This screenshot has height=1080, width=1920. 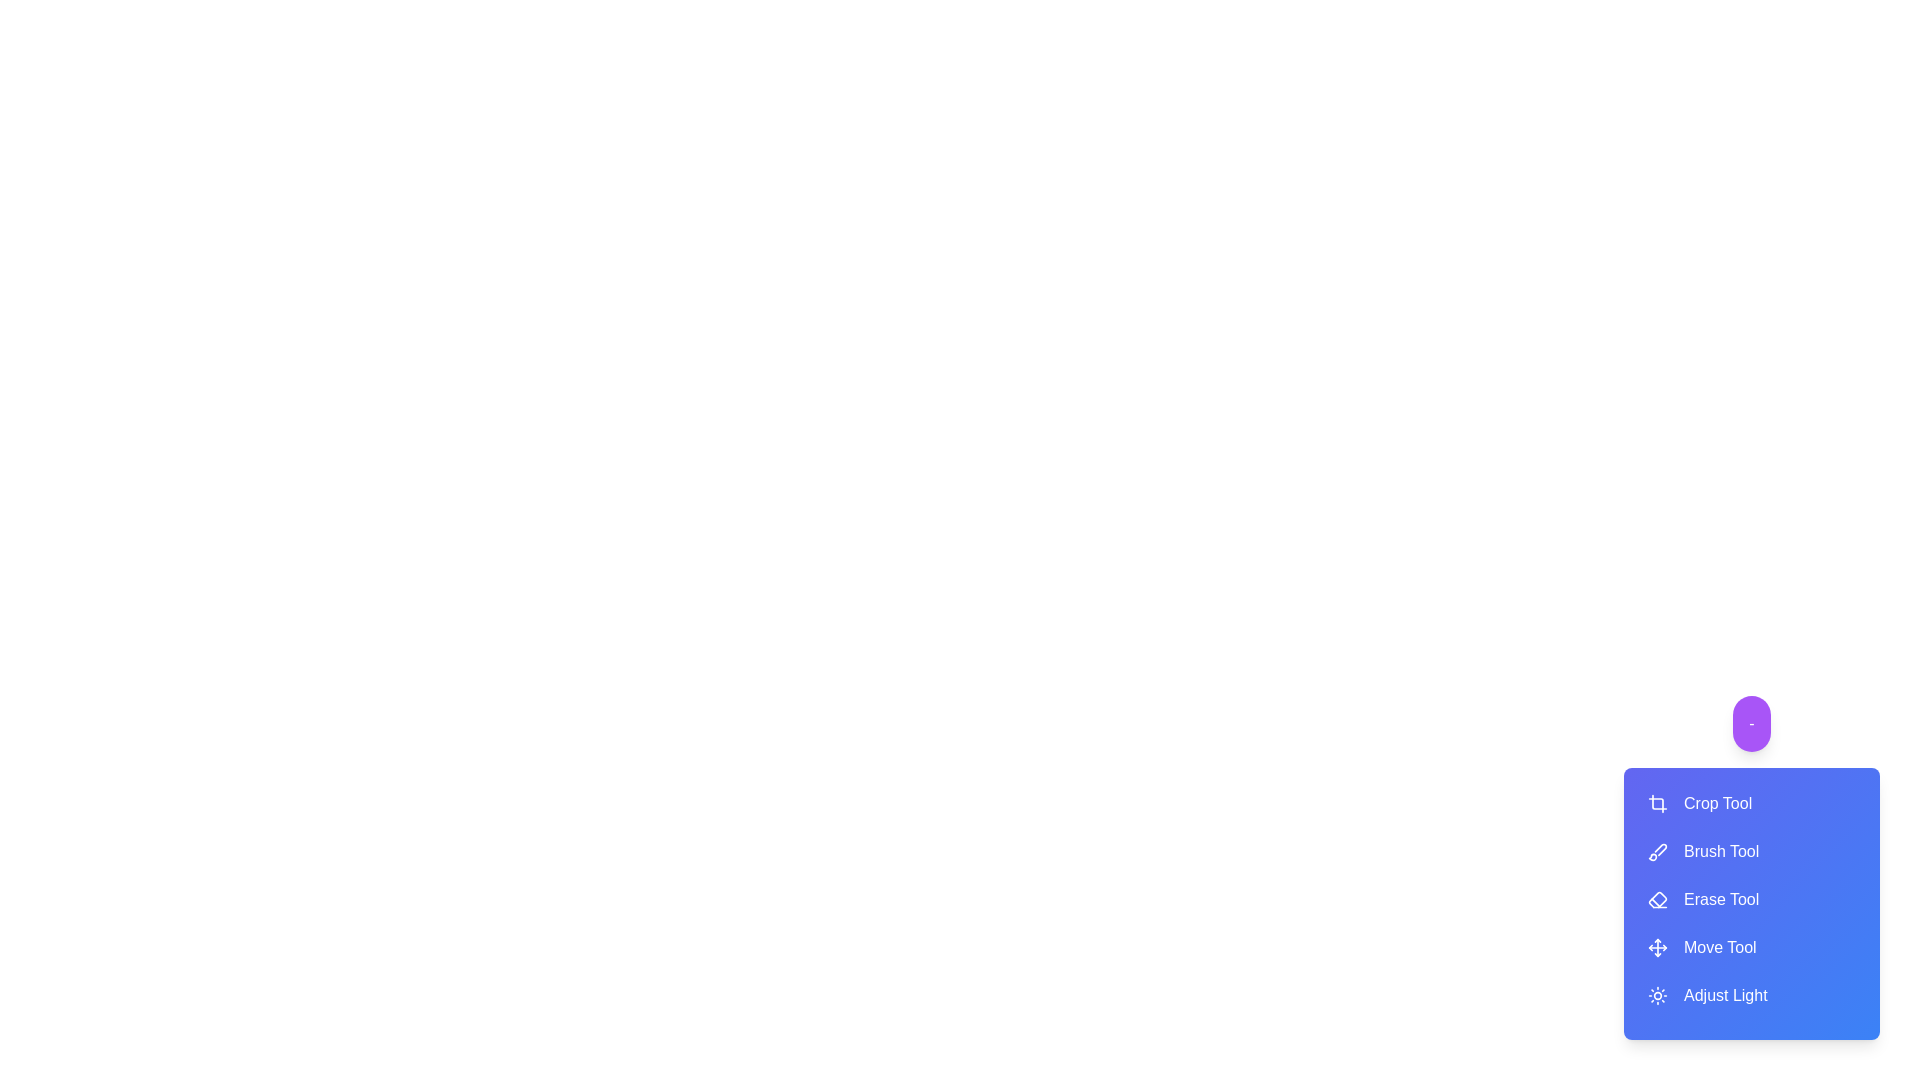 I want to click on 'Brush Tool' text label, which is the second item in the vertical menu, displayed in white text over a blue background, so click(x=1720, y=852).